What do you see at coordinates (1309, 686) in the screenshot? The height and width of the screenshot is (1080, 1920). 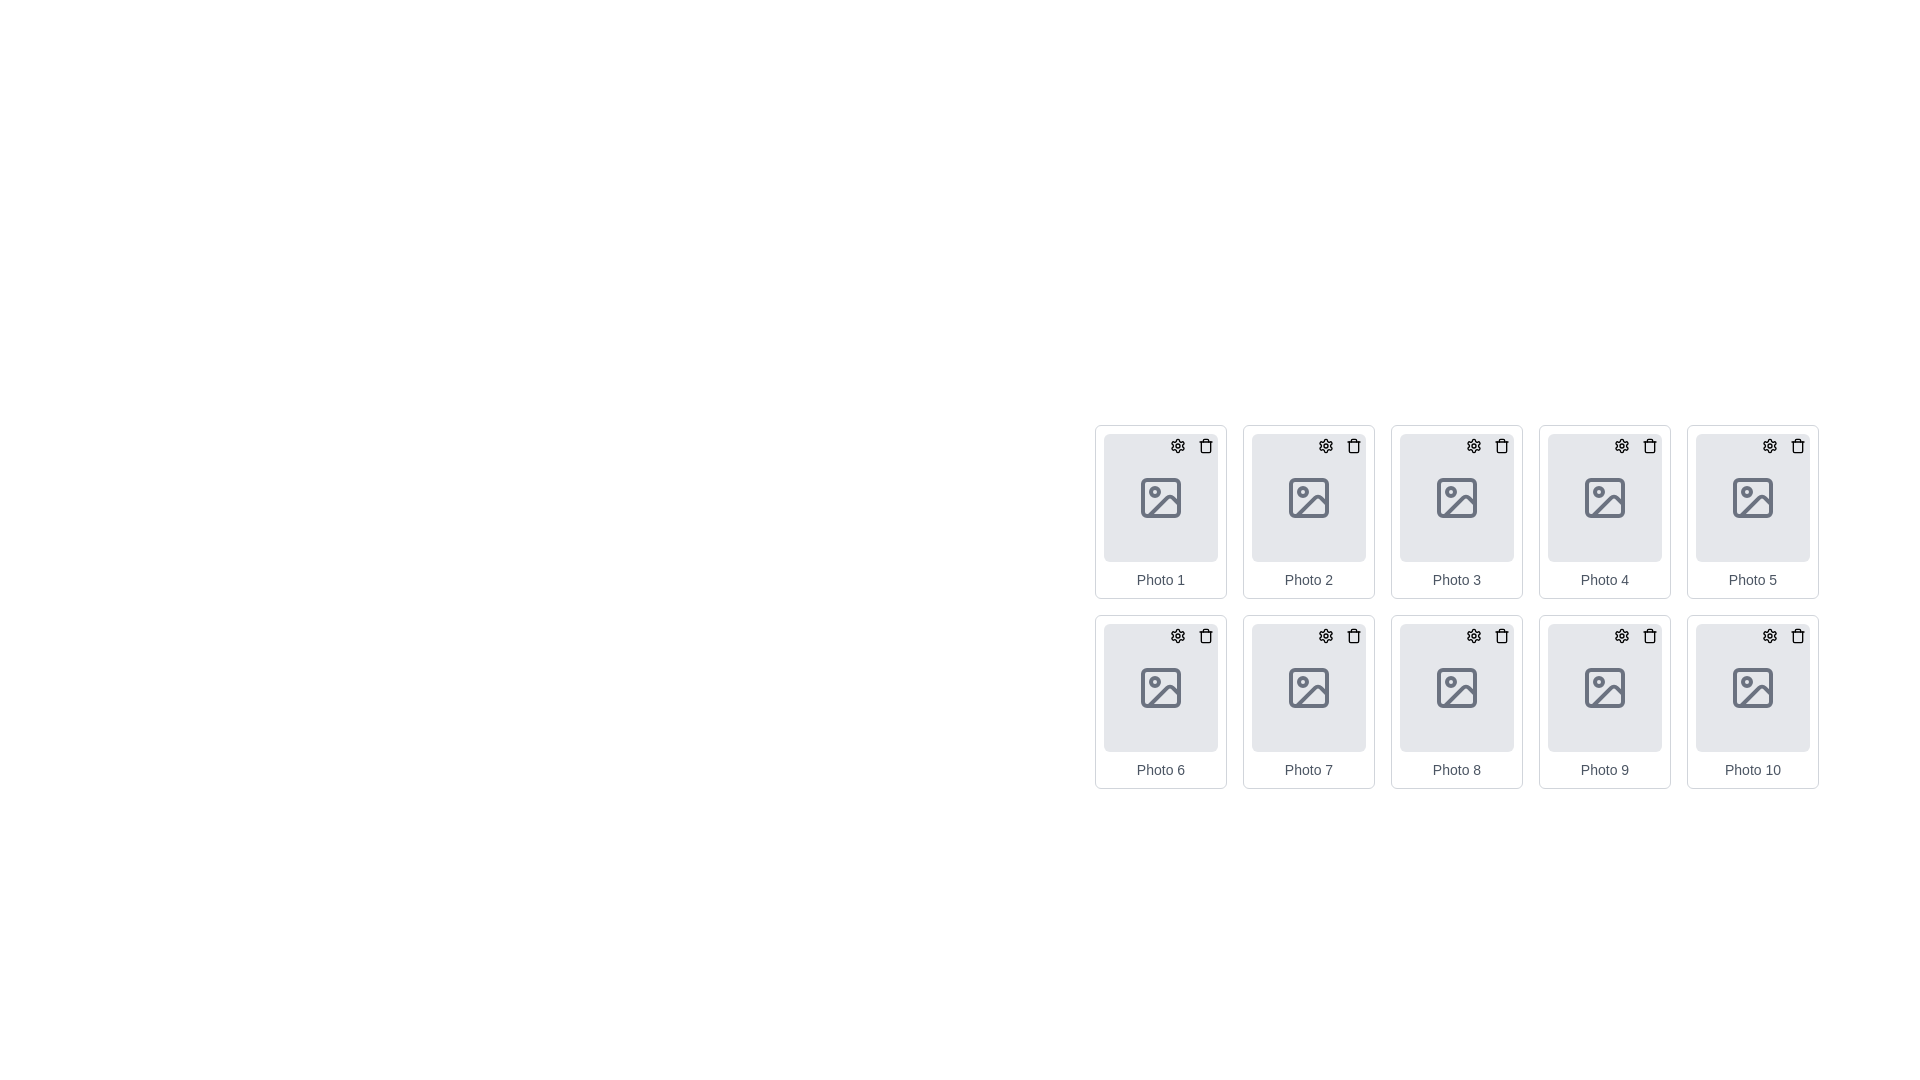 I see `the light gray square with rounded corners that is part of the 'Photo 7' icon, located in the second row and second column of the grid` at bounding box center [1309, 686].